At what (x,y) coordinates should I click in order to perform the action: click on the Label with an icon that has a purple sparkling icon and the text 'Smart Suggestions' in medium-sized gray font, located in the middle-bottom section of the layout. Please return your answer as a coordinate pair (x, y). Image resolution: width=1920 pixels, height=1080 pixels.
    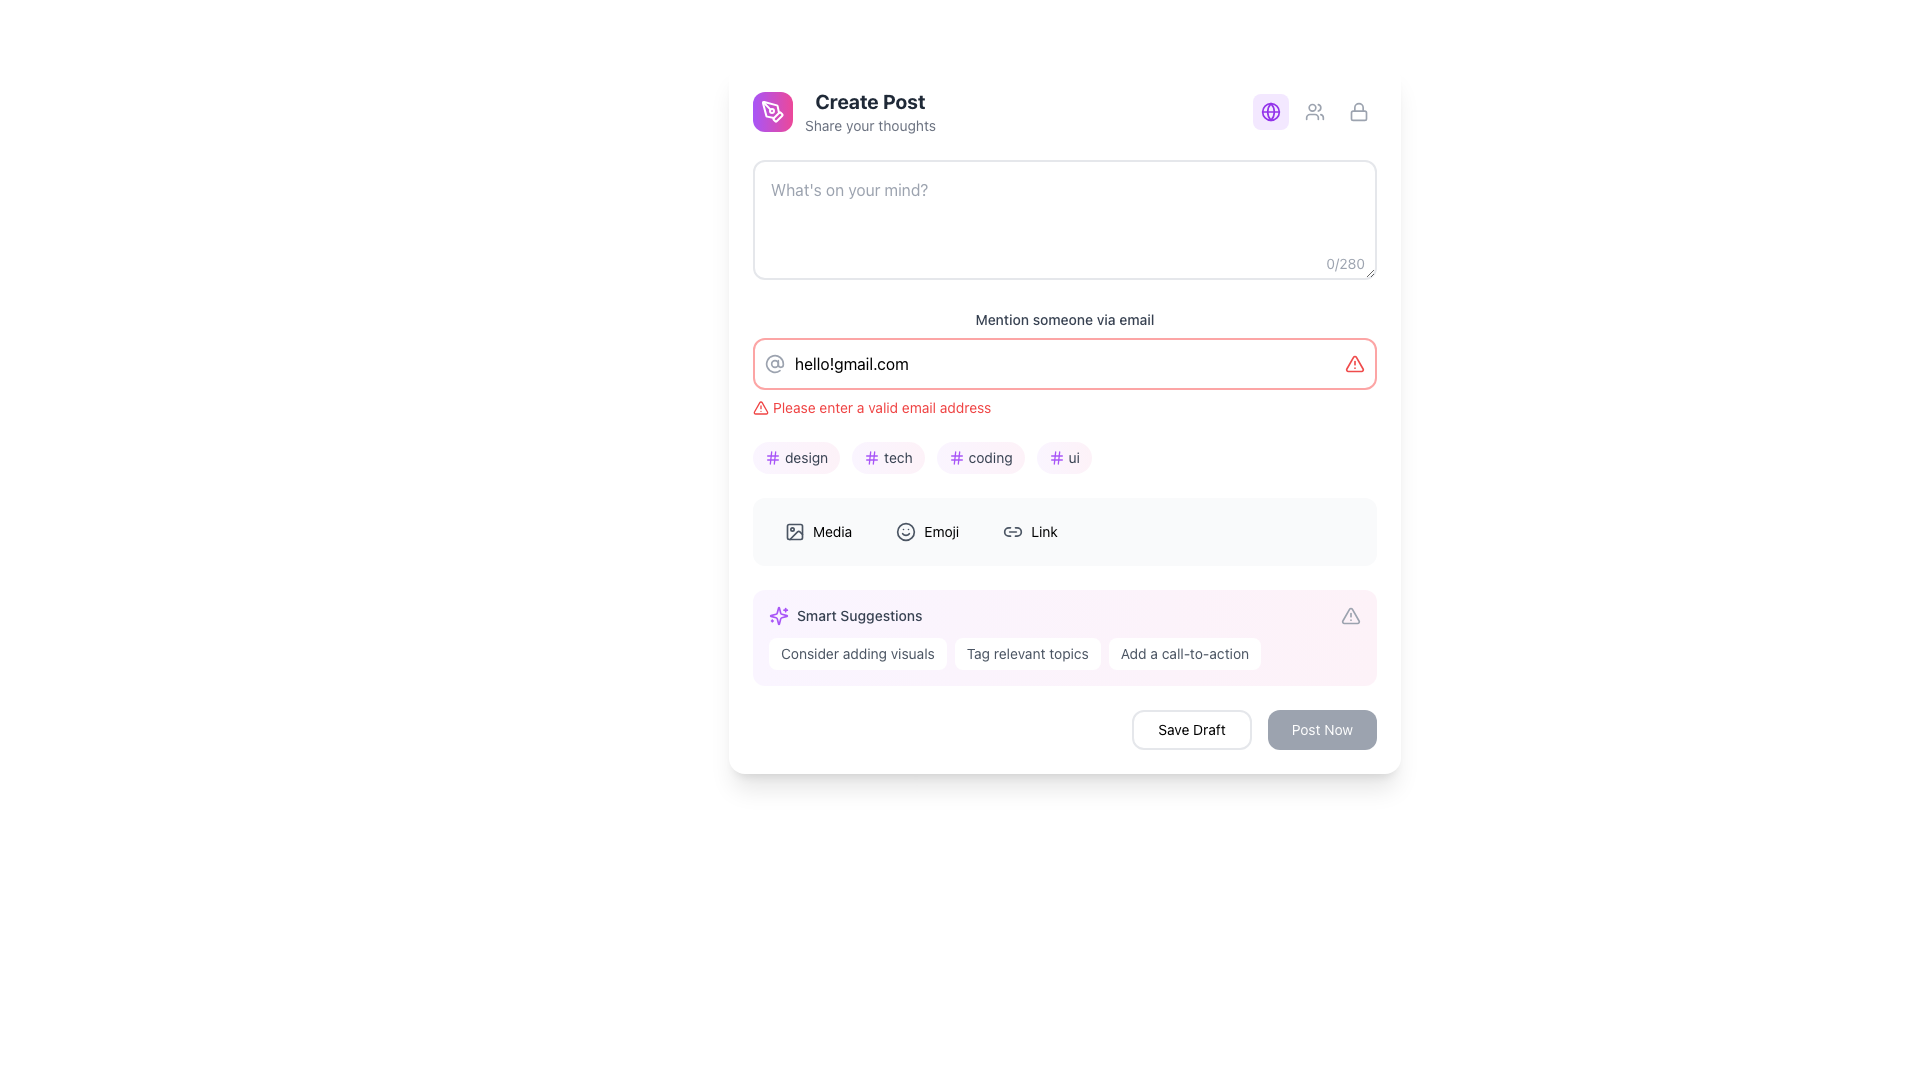
    Looking at the image, I should click on (845, 615).